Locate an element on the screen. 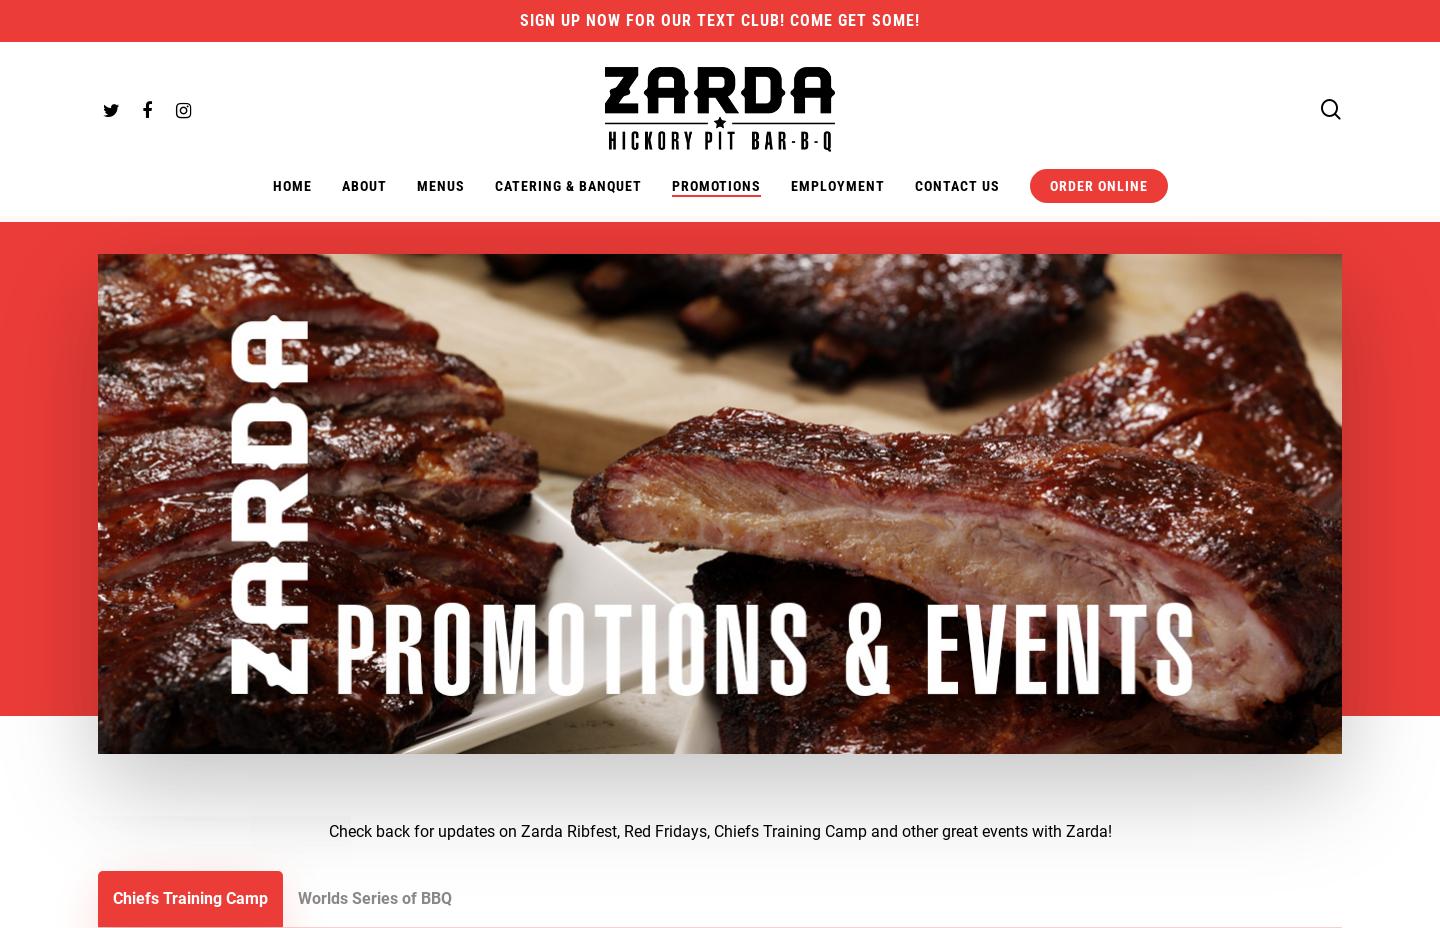  'Contact Us' is located at coordinates (956, 185).